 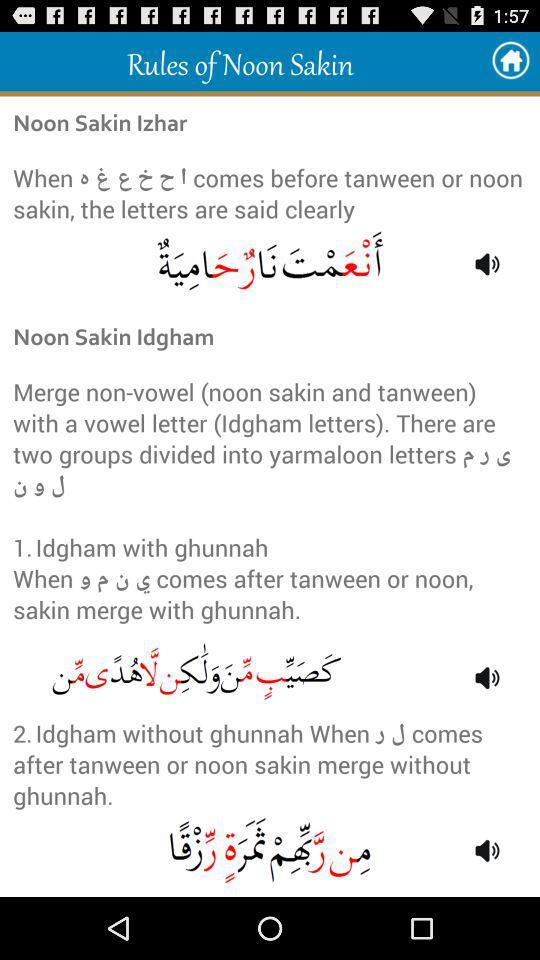 What do you see at coordinates (510, 61) in the screenshot?
I see `home button` at bounding box center [510, 61].